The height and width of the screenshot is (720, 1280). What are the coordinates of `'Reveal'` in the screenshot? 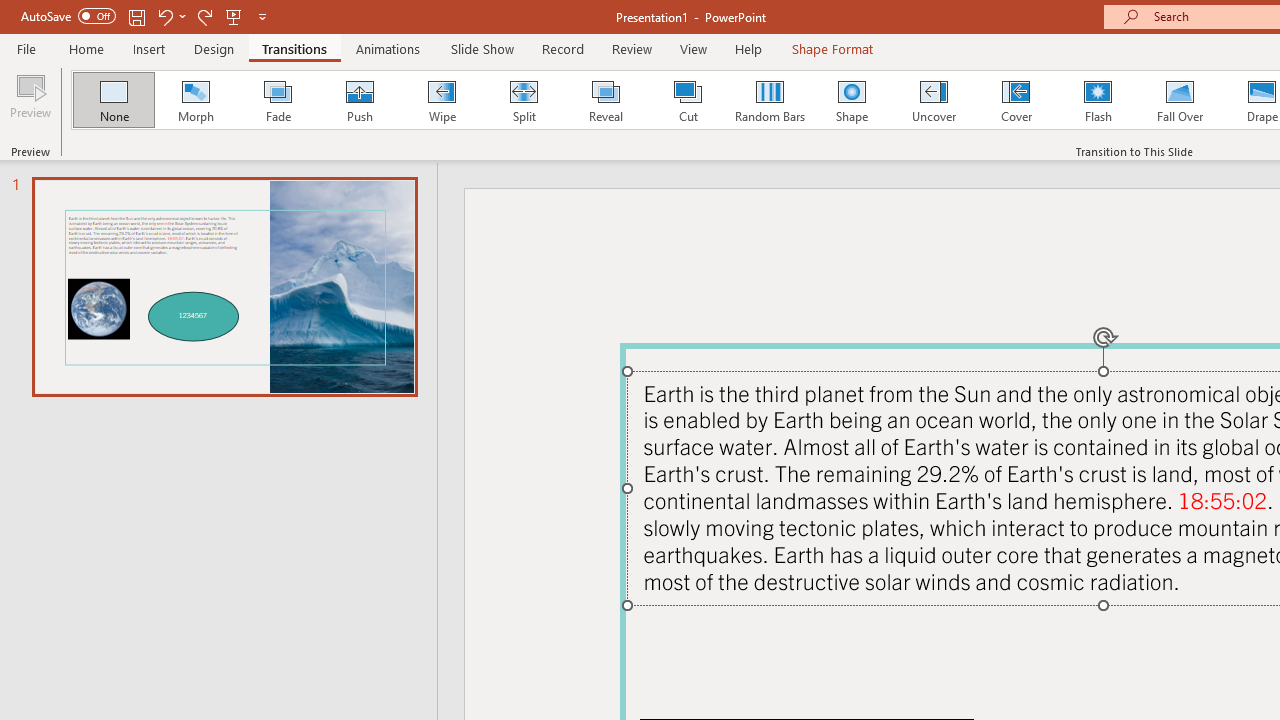 It's located at (604, 100).